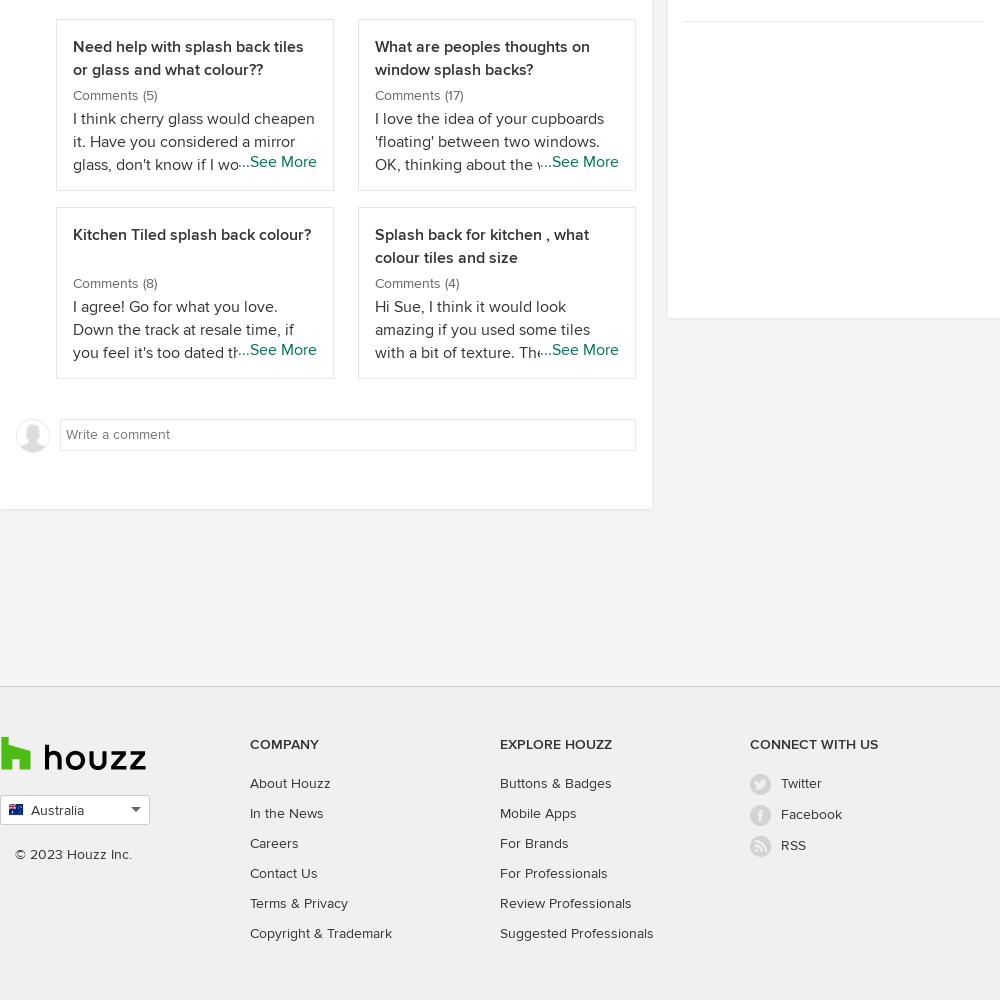 The image size is (1000, 1000). Describe the element at coordinates (114, 282) in the screenshot. I see `'Comments (8)'` at that location.